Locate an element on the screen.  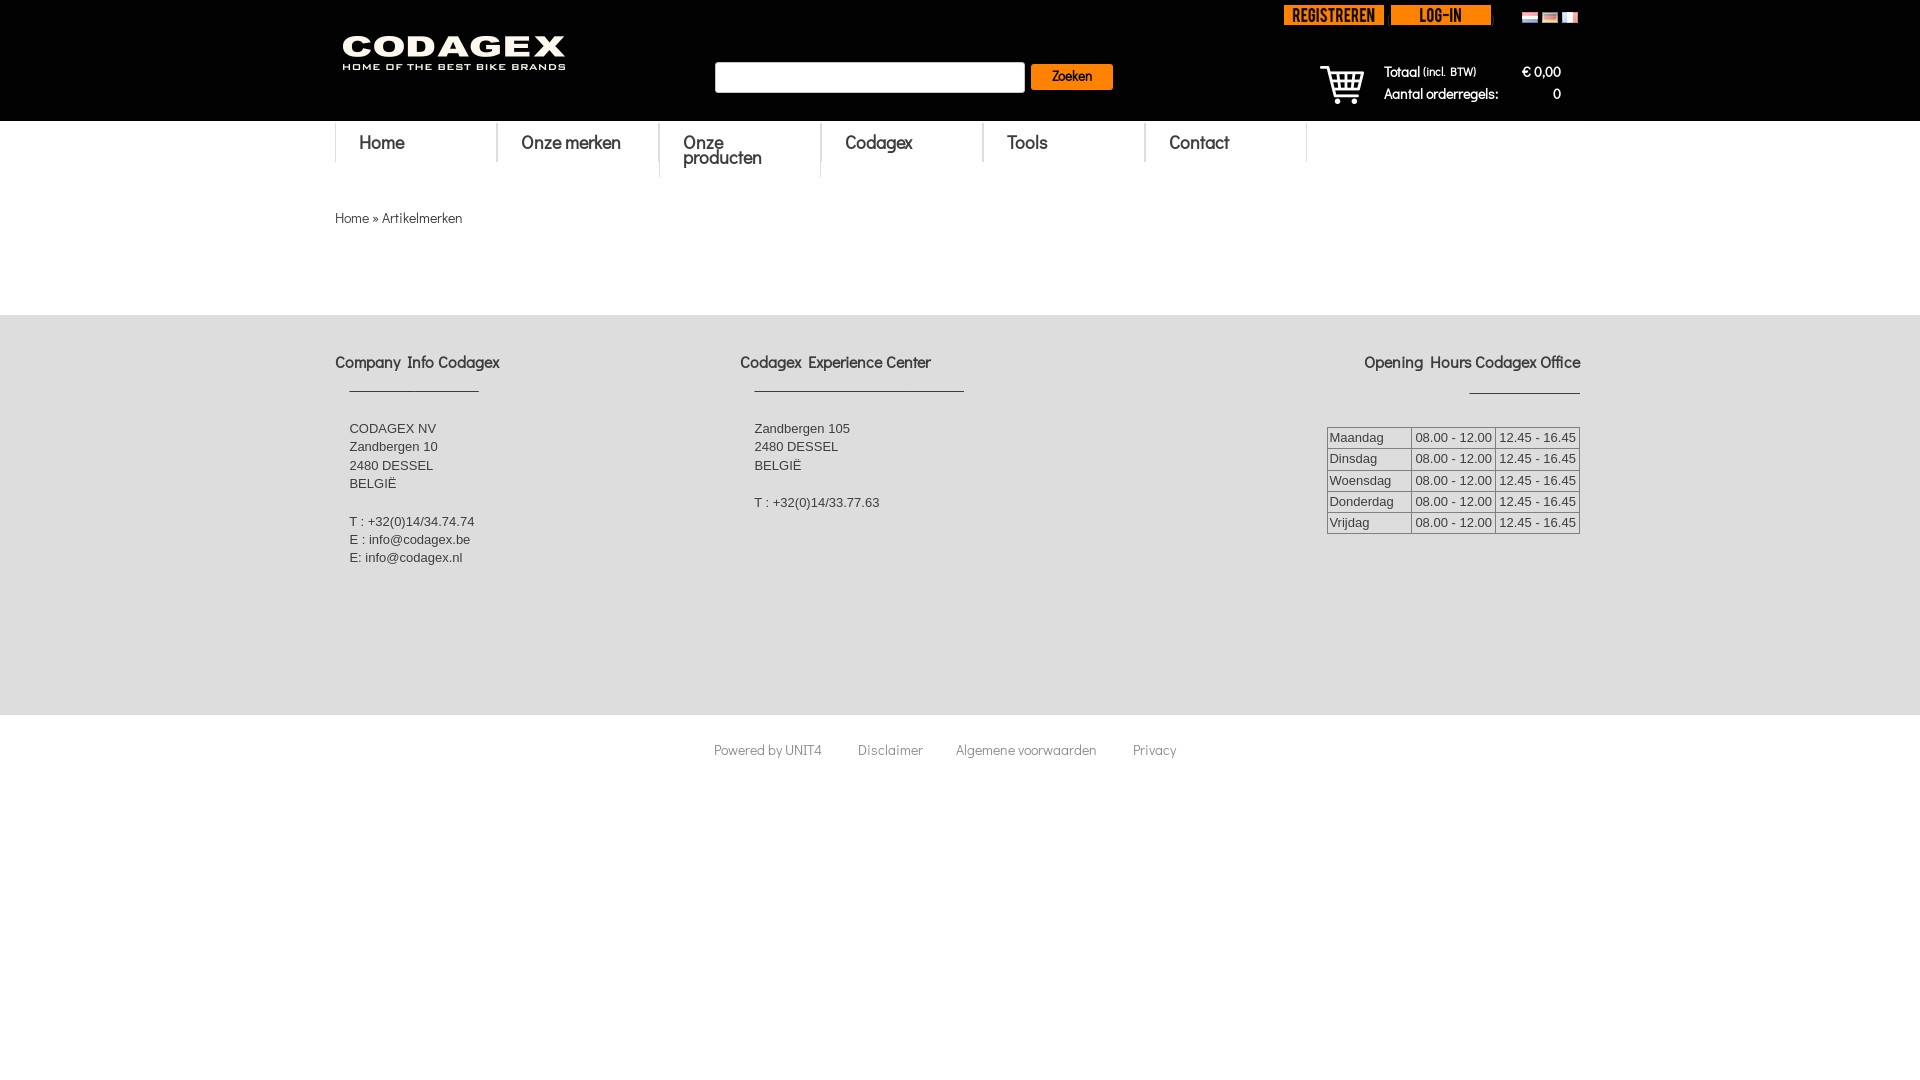
'Privacy' is located at coordinates (1132, 749).